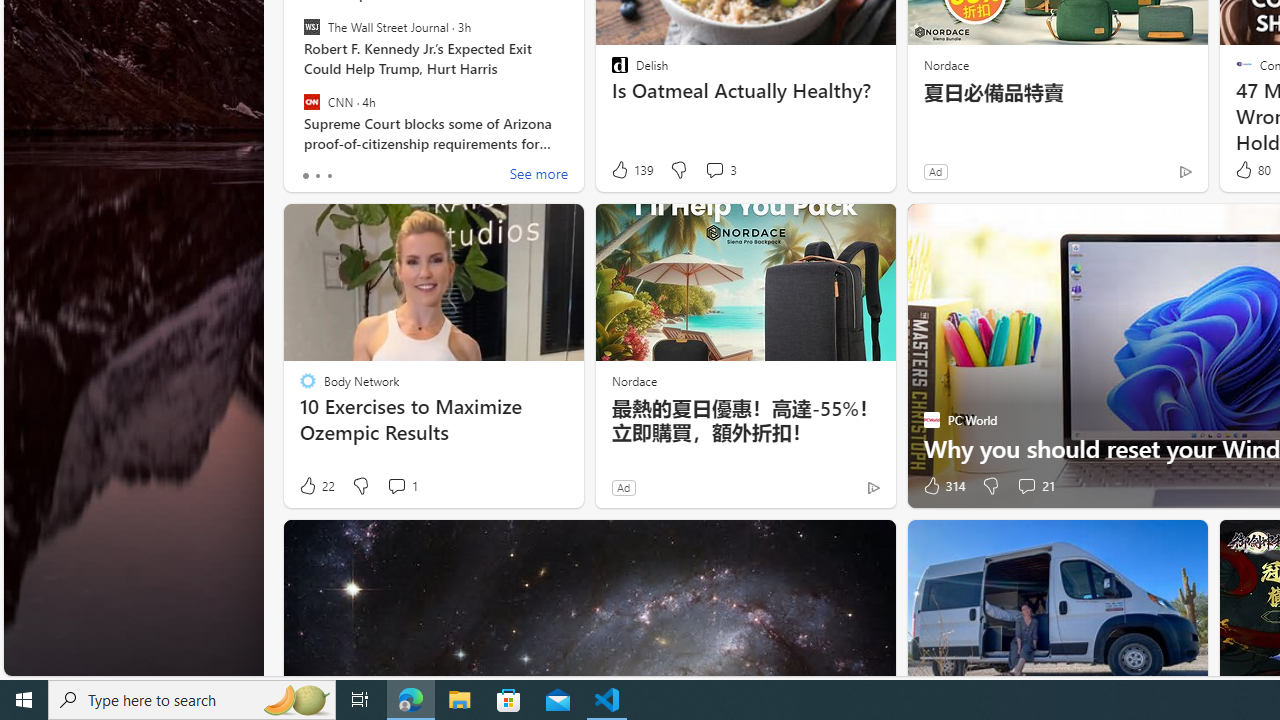 The width and height of the screenshot is (1280, 720). Describe the element at coordinates (941, 486) in the screenshot. I see `'314 Like'` at that location.